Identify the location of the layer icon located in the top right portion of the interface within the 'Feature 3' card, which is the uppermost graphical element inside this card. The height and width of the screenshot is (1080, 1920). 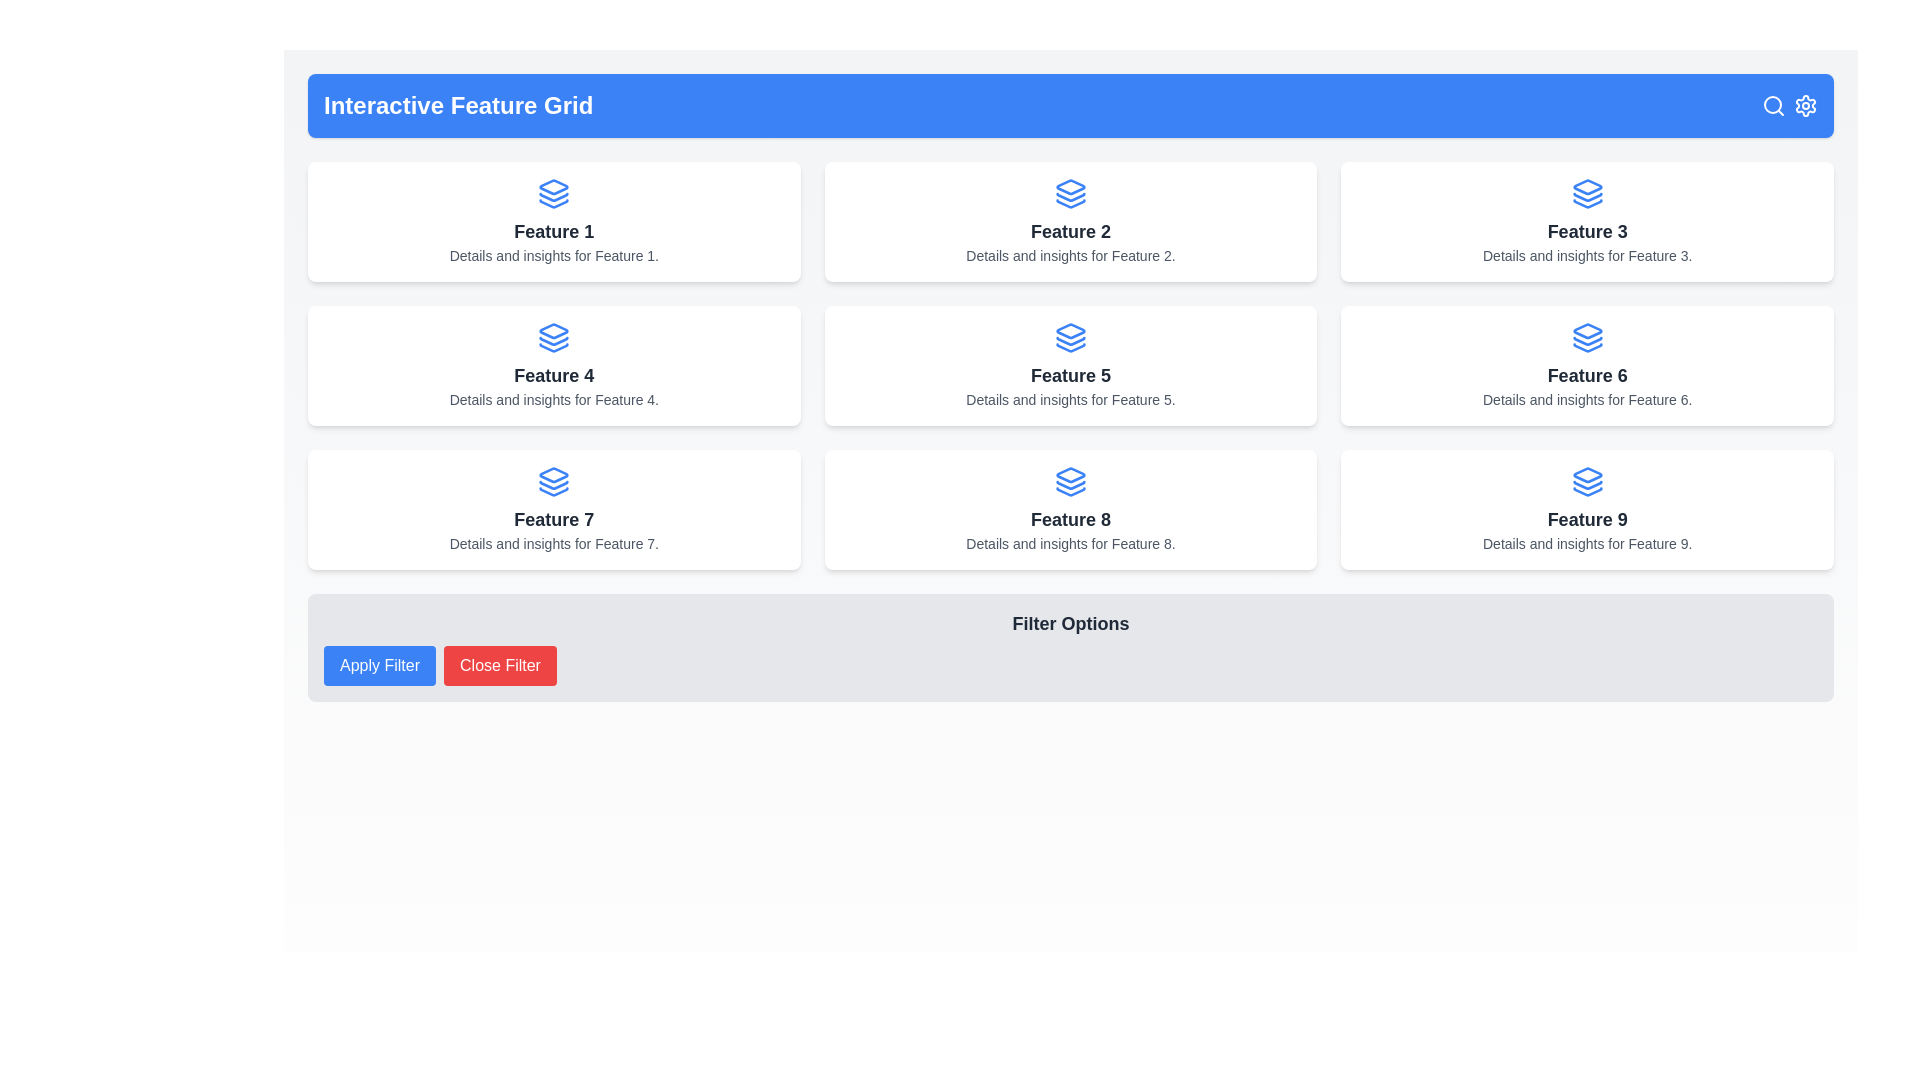
(1586, 187).